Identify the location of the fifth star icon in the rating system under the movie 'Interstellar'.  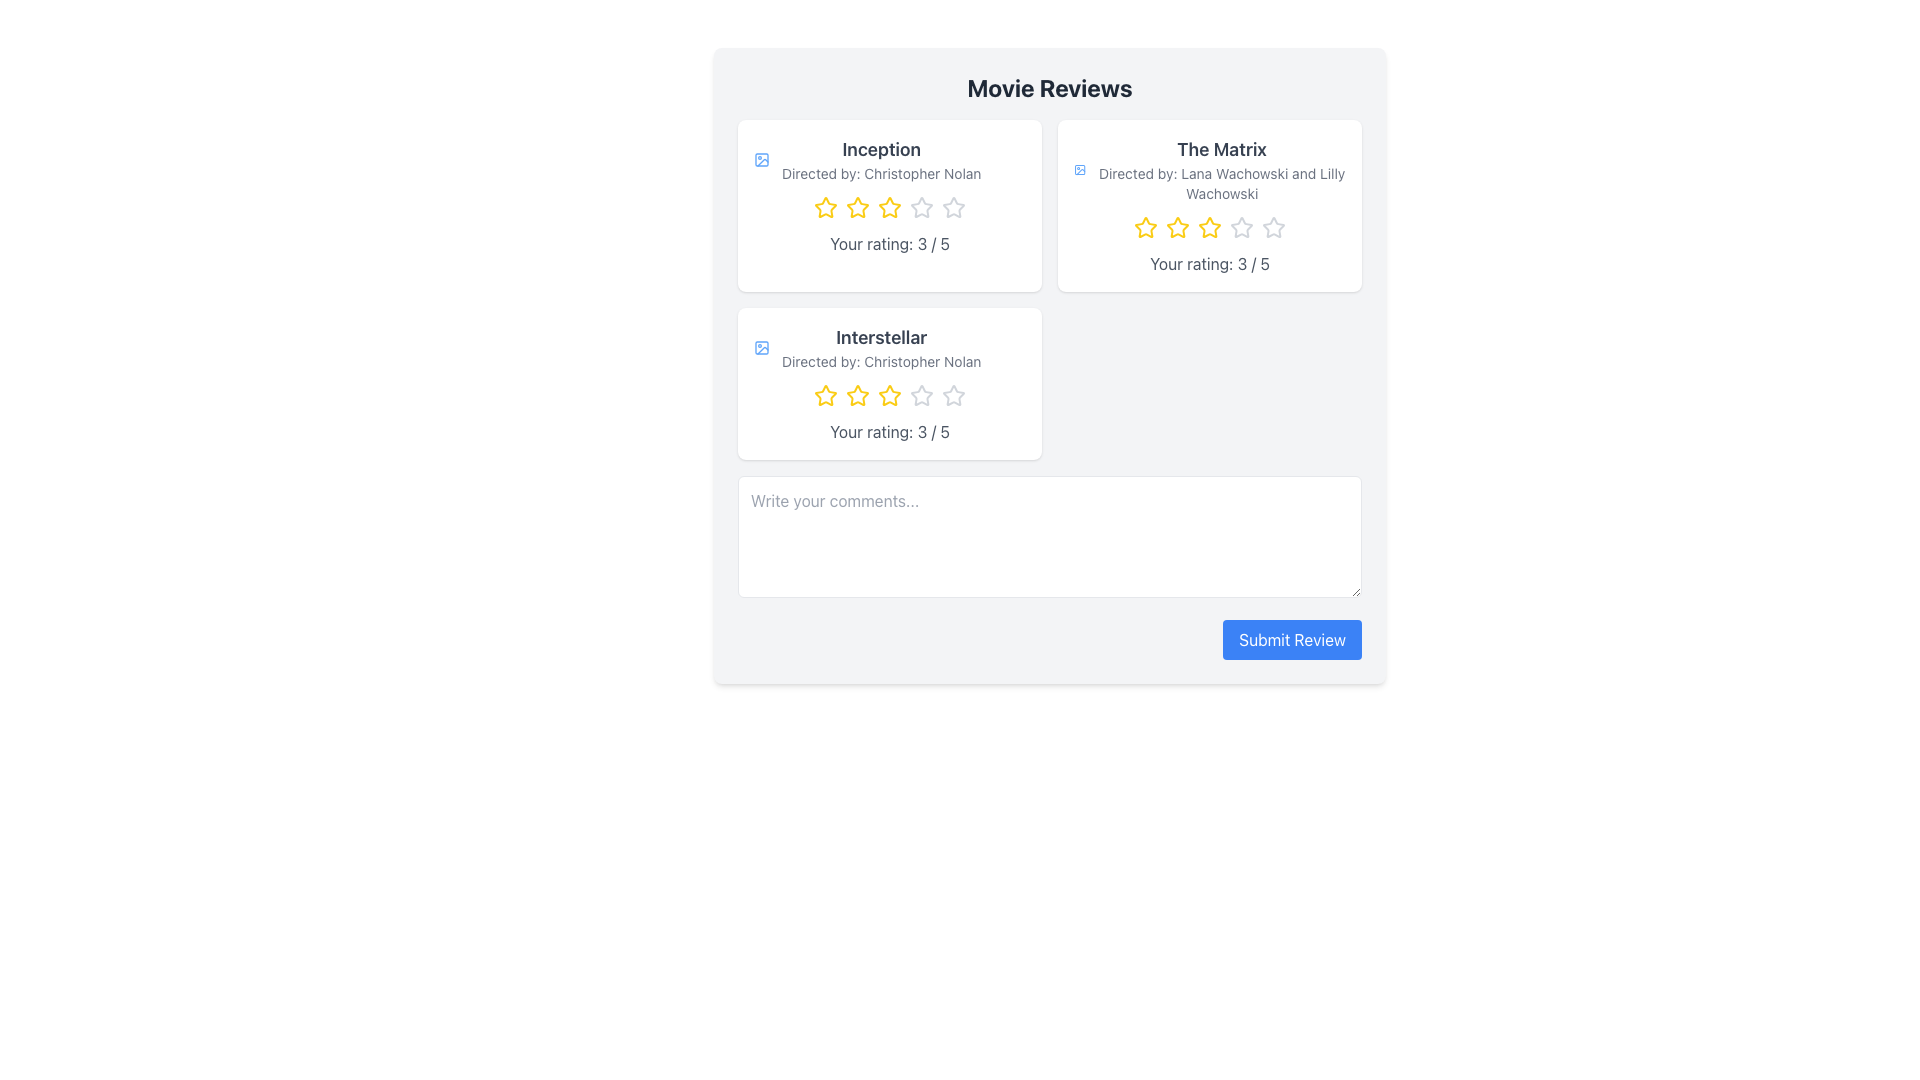
(953, 396).